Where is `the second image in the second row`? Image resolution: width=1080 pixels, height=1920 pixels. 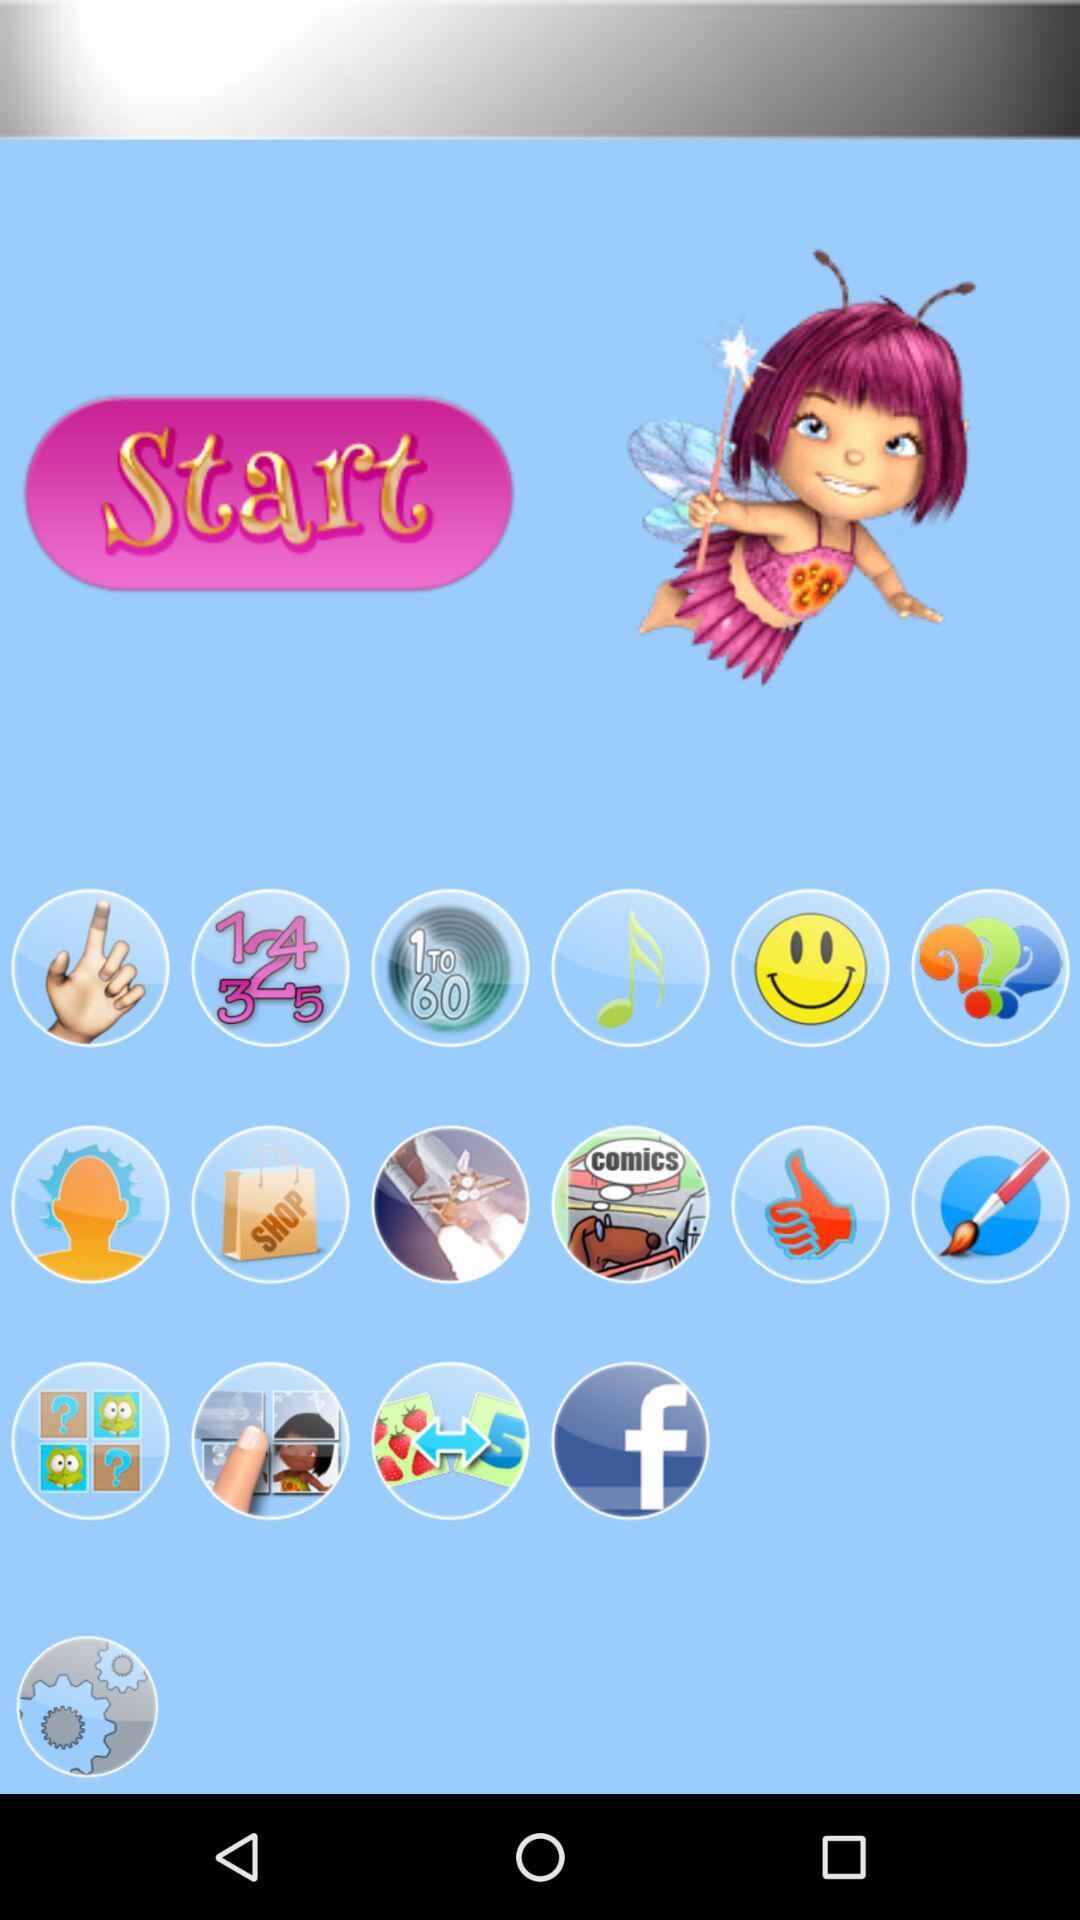
the second image in the second row is located at coordinates (270, 1203).